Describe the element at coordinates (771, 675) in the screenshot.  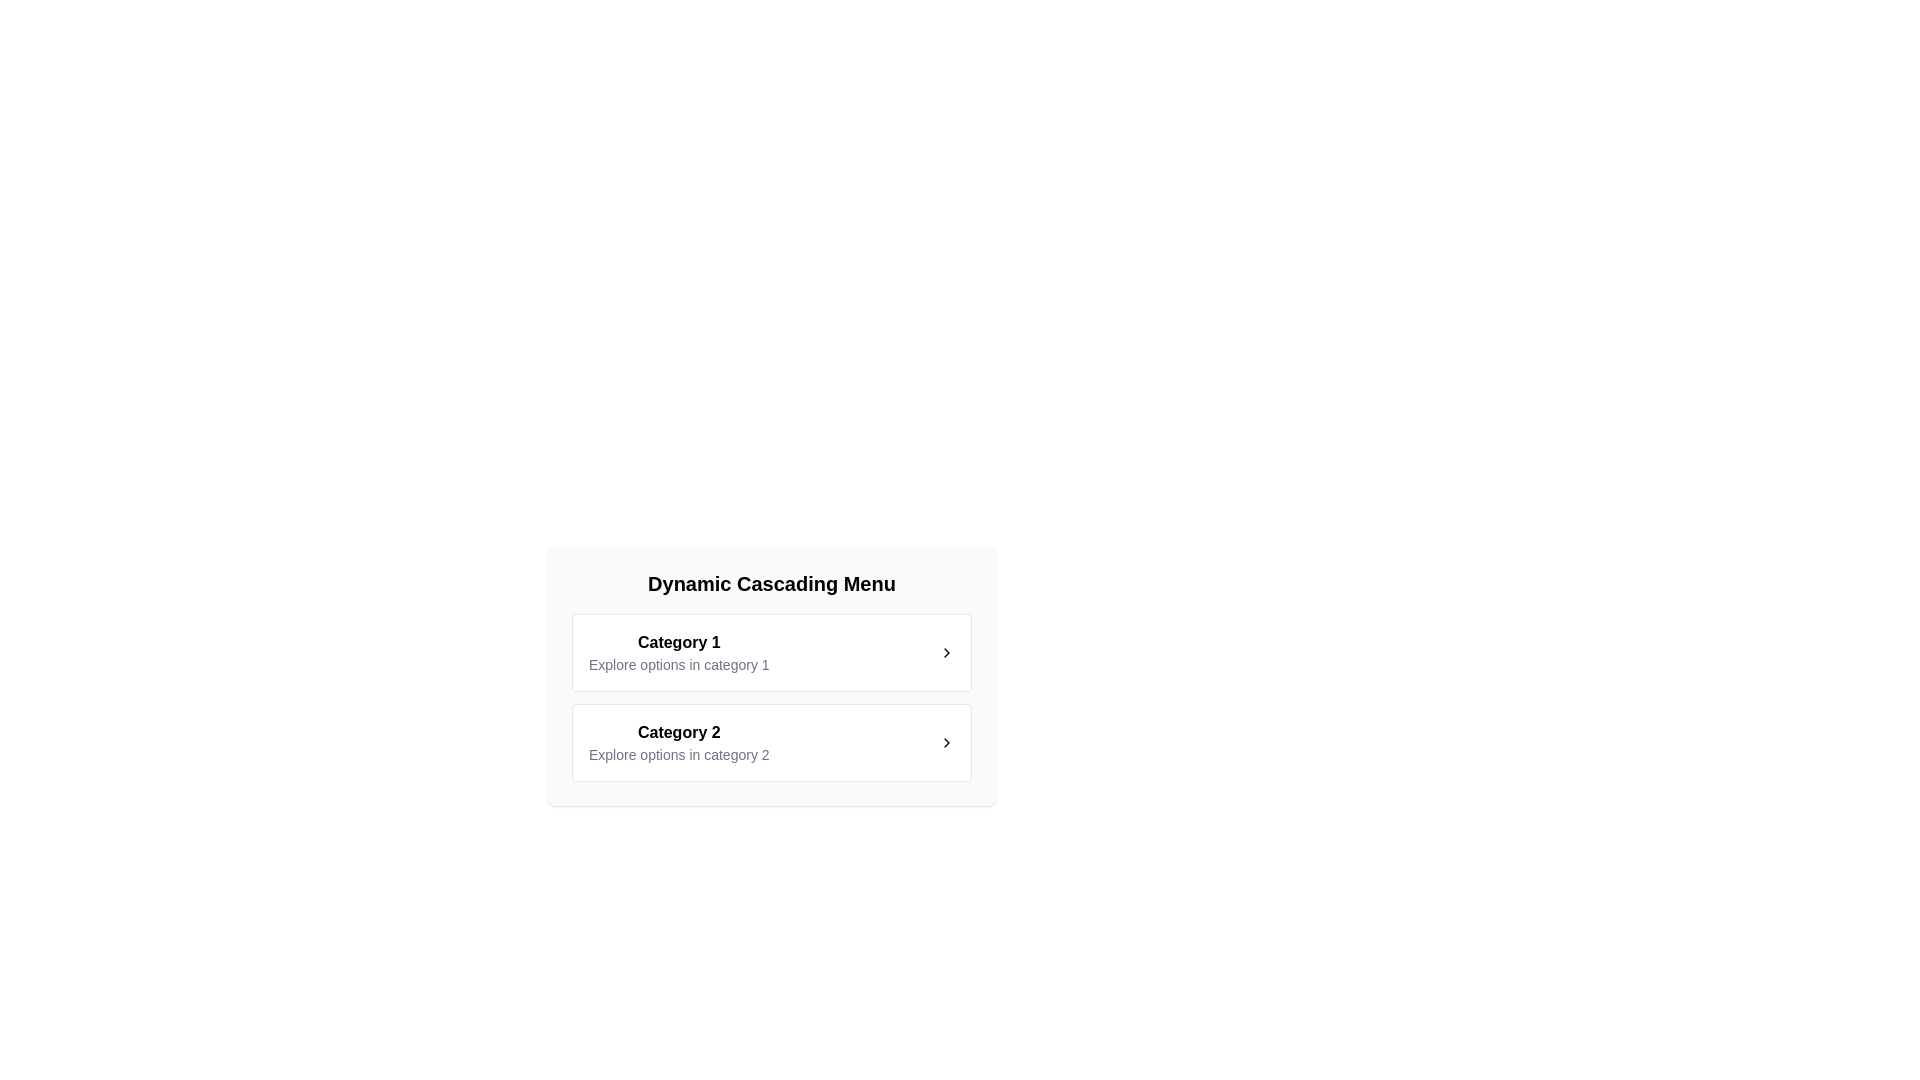
I see `the first interactive menu option labeled 'Category 1' in the vertically stacked list of the 'Dynamic Cascading Menu'` at that location.